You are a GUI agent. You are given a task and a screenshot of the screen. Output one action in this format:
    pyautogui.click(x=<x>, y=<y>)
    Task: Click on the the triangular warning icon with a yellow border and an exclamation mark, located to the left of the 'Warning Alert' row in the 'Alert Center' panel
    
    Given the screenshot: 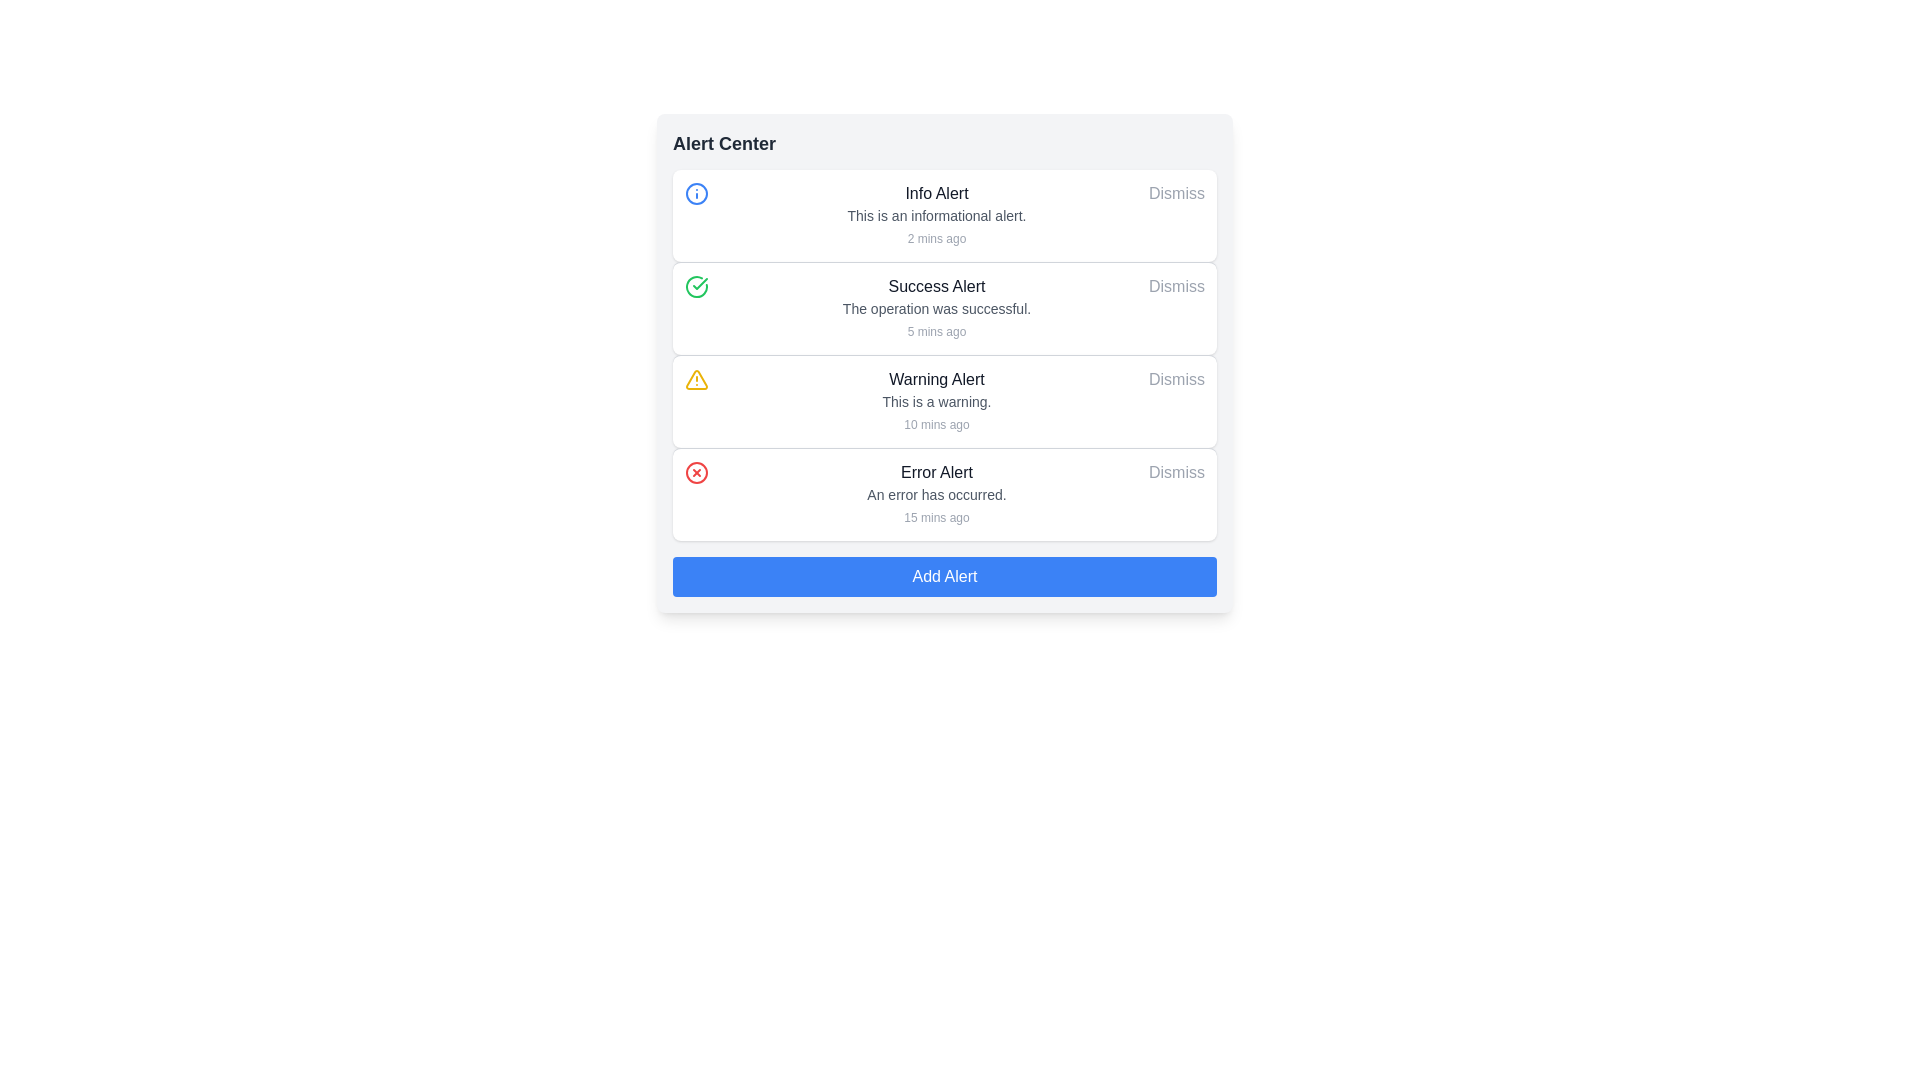 What is the action you would take?
    pyautogui.click(x=696, y=380)
    